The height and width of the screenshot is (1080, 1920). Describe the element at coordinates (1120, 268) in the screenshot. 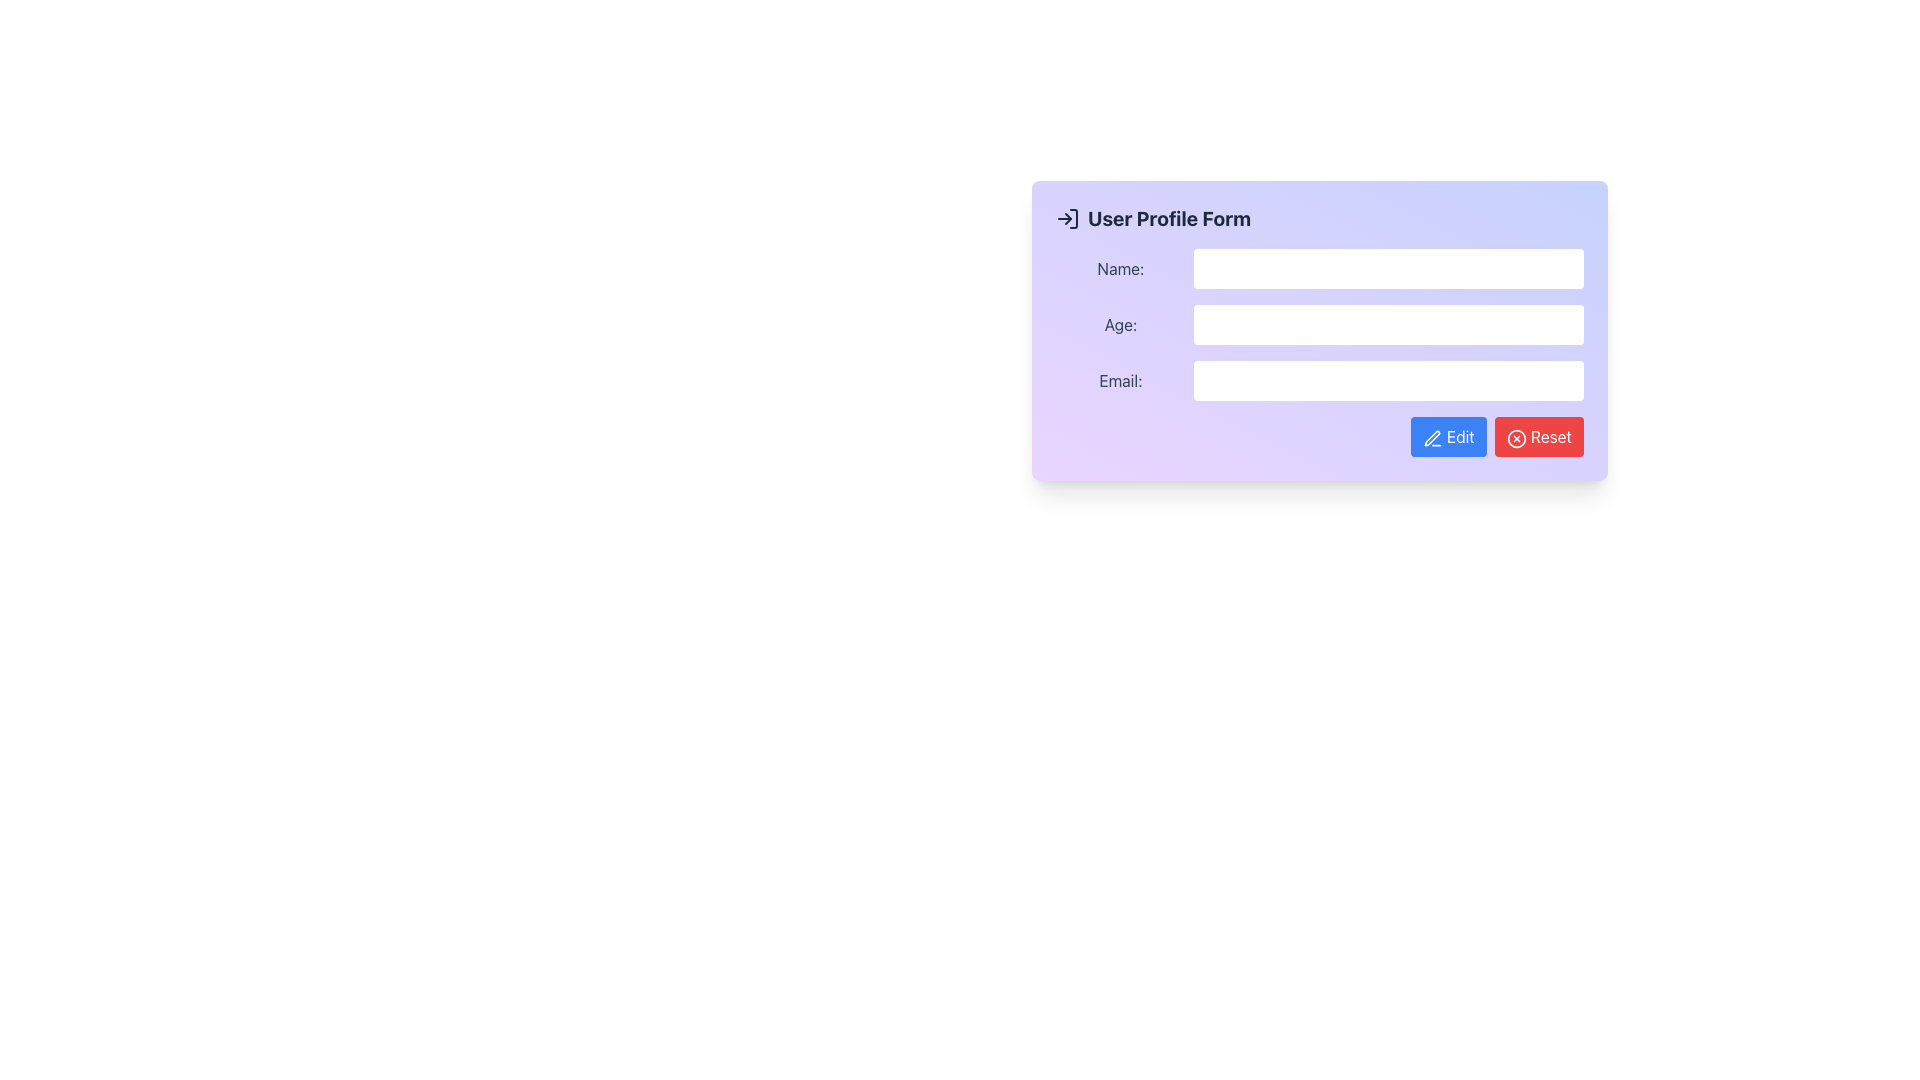

I see `the text label displaying 'Name:' which is styled with light gray color and positioned within the user profile form layout, located to the left of the text input field` at that location.